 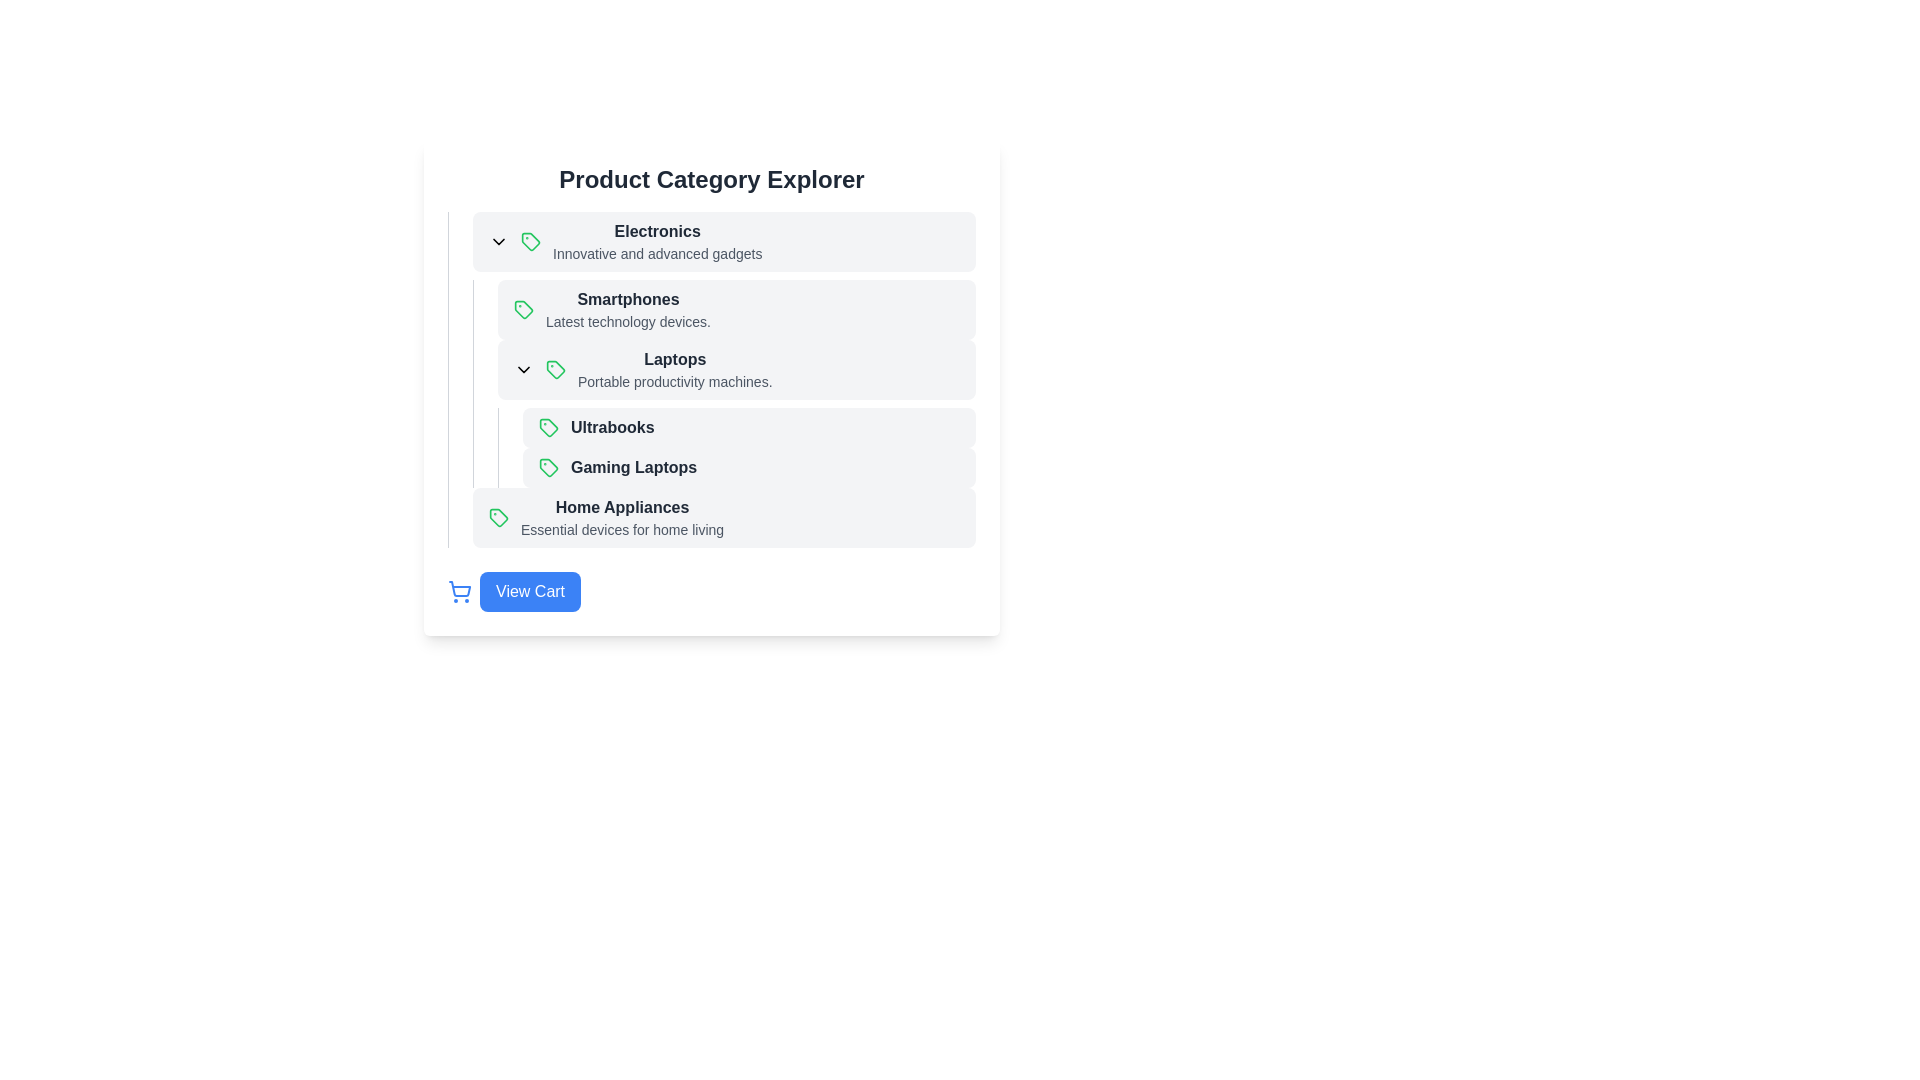 I want to click on the label representing the 'Smartphones' category in the hierarchical navigation menu, so click(x=627, y=309).